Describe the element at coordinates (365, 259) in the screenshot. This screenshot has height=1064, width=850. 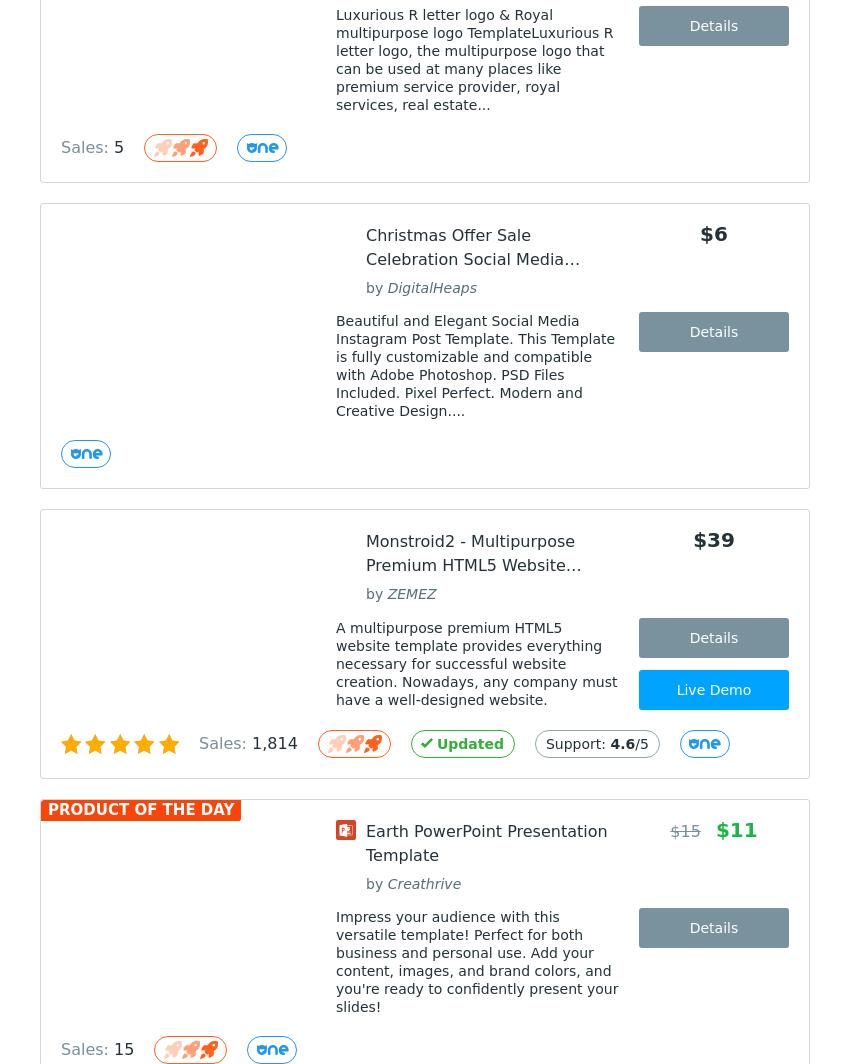
I see `'Christmas Offer Sale Celebration Social Media Instagram Post Design-04'` at that location.